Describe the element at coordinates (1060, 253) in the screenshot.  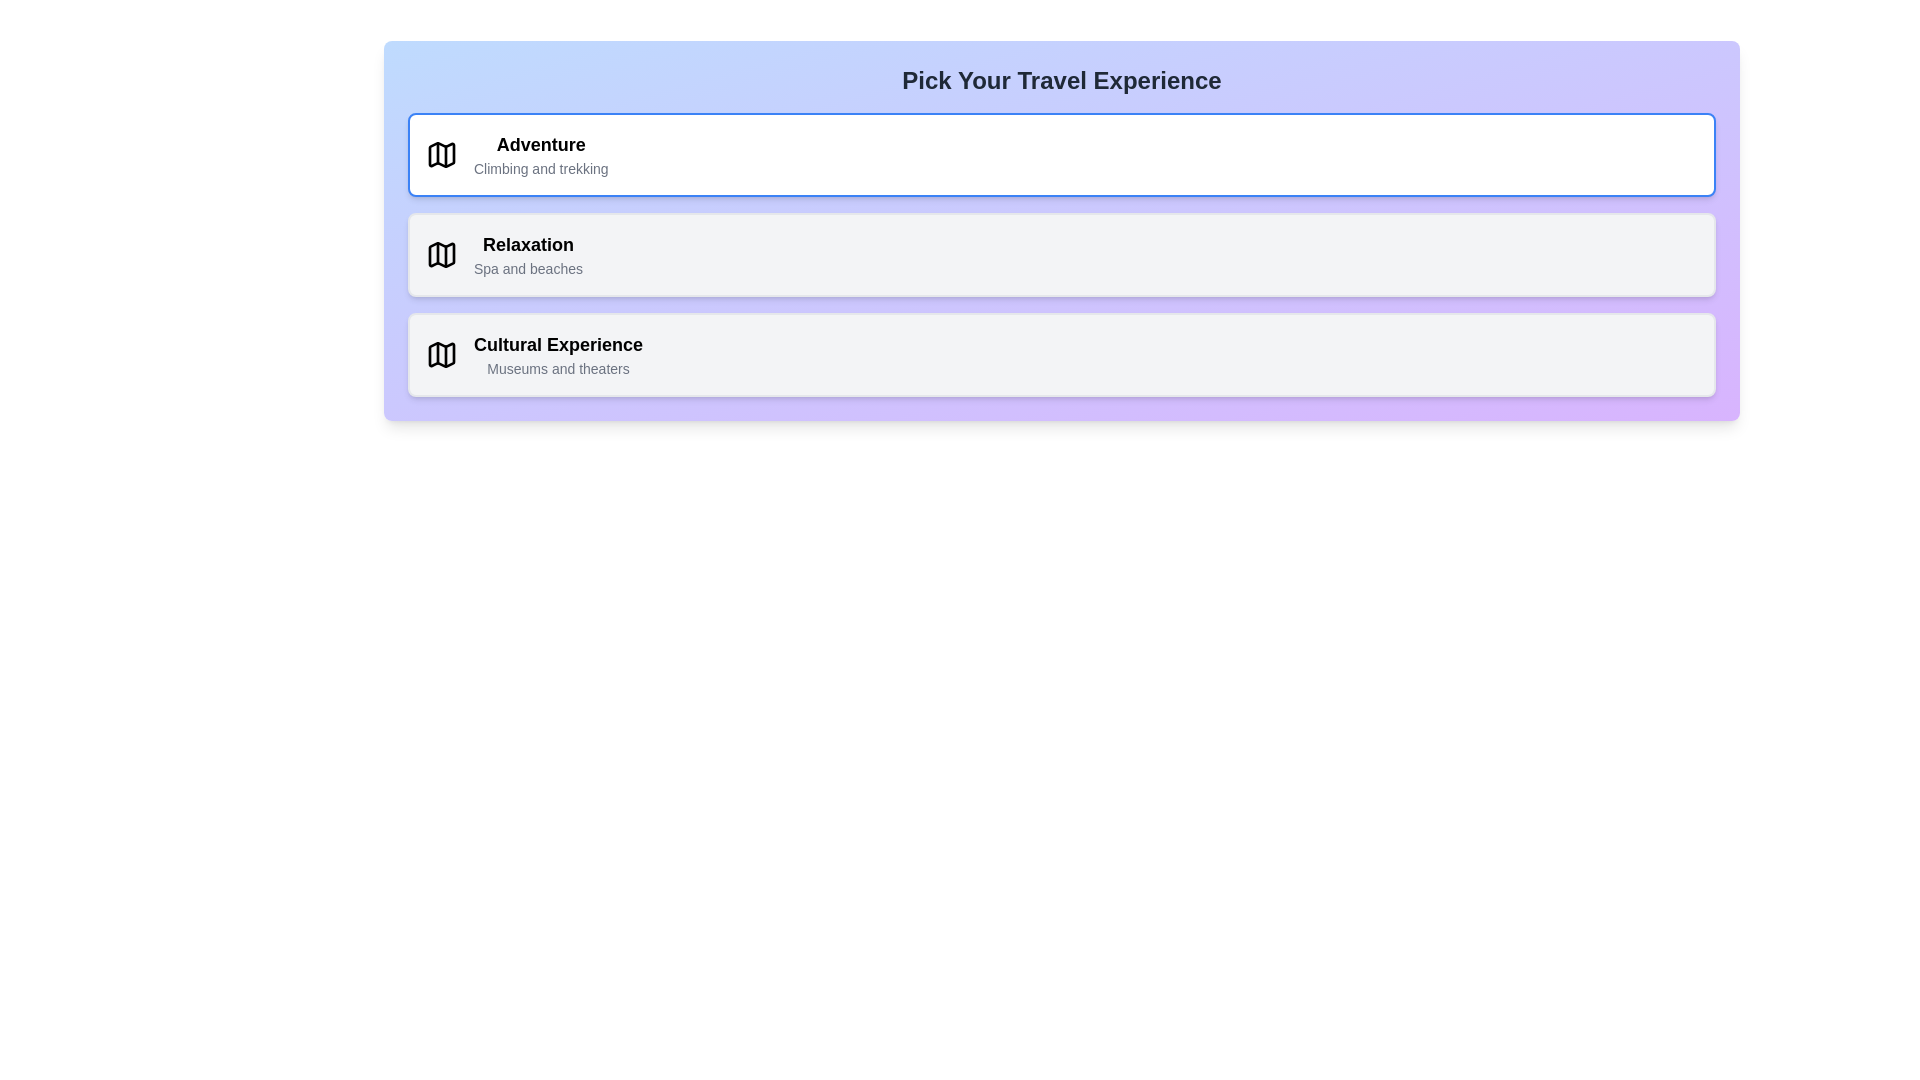
I see `the Selectable Option Card for relaxation activities, which is the second element in a vertically stacked arrangement of three options` at that location.